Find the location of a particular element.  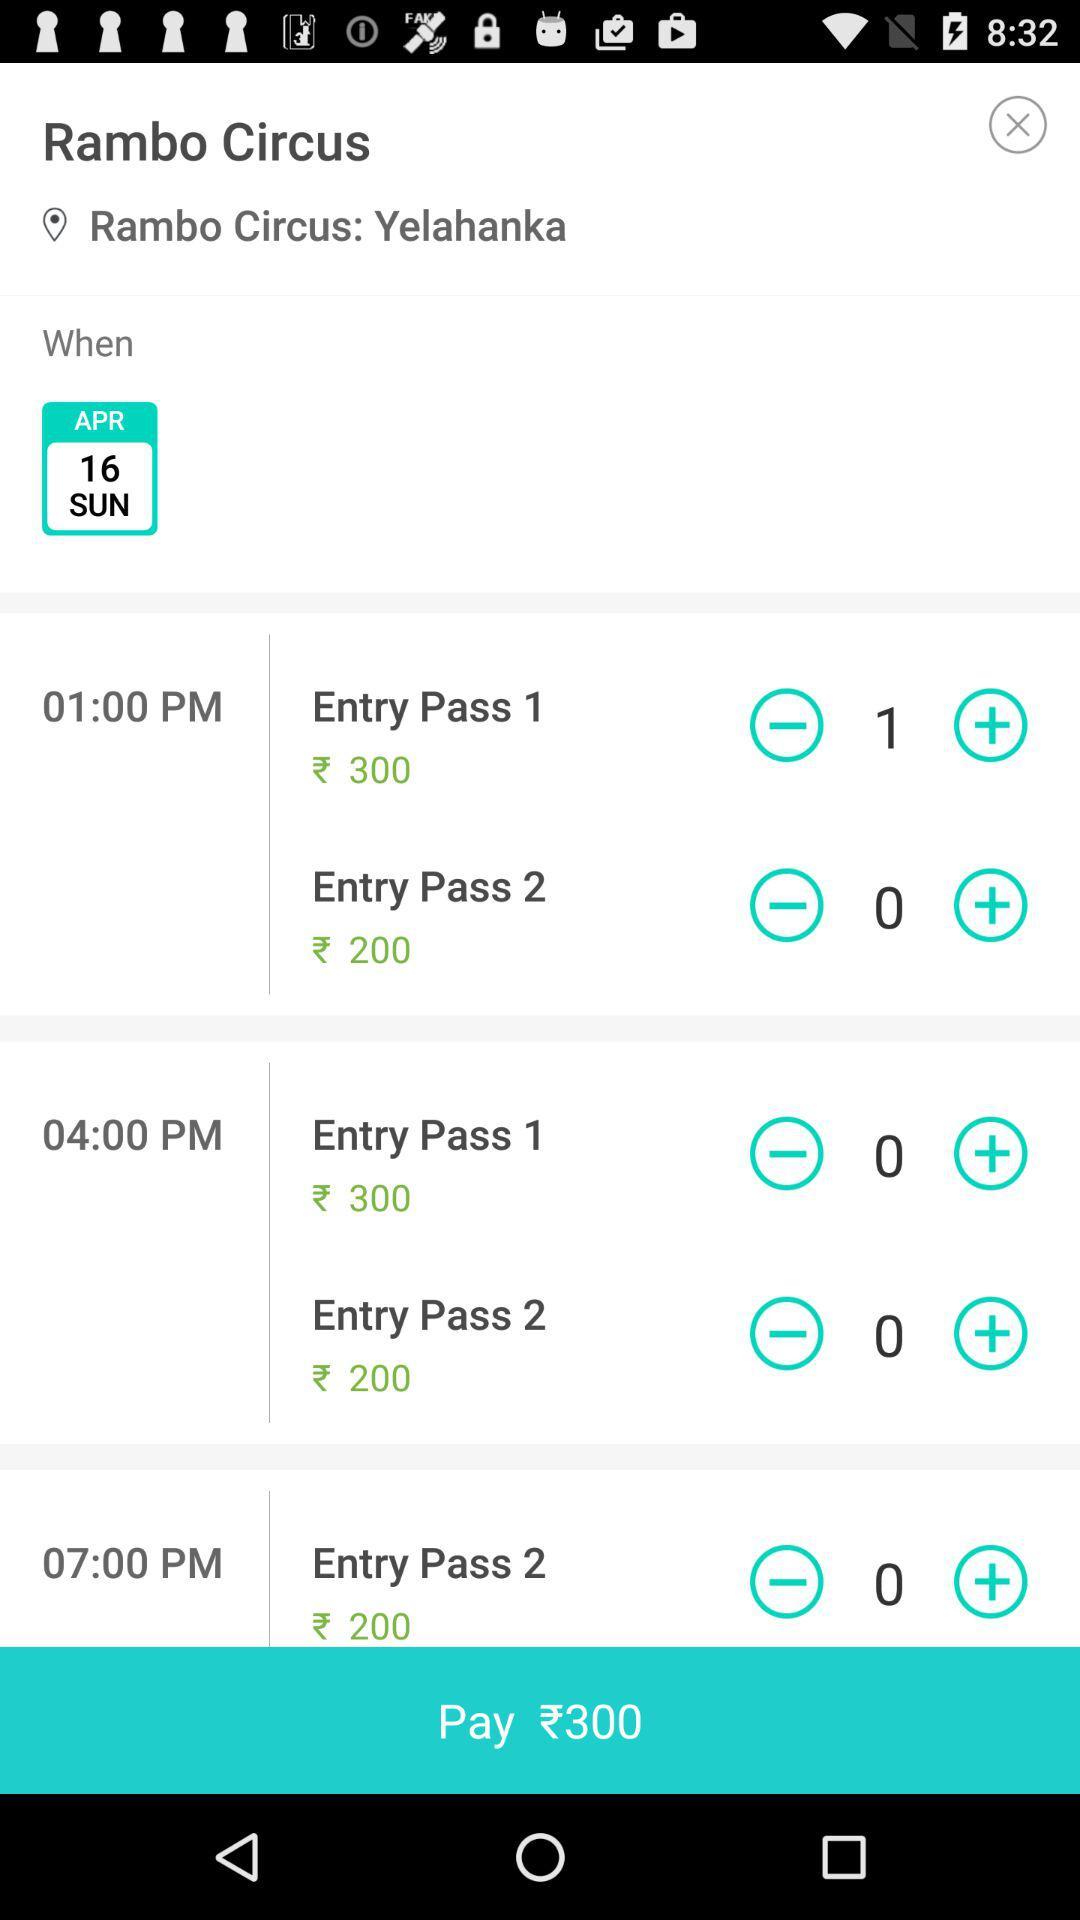

current screen is located at coordinates (1018, 123).